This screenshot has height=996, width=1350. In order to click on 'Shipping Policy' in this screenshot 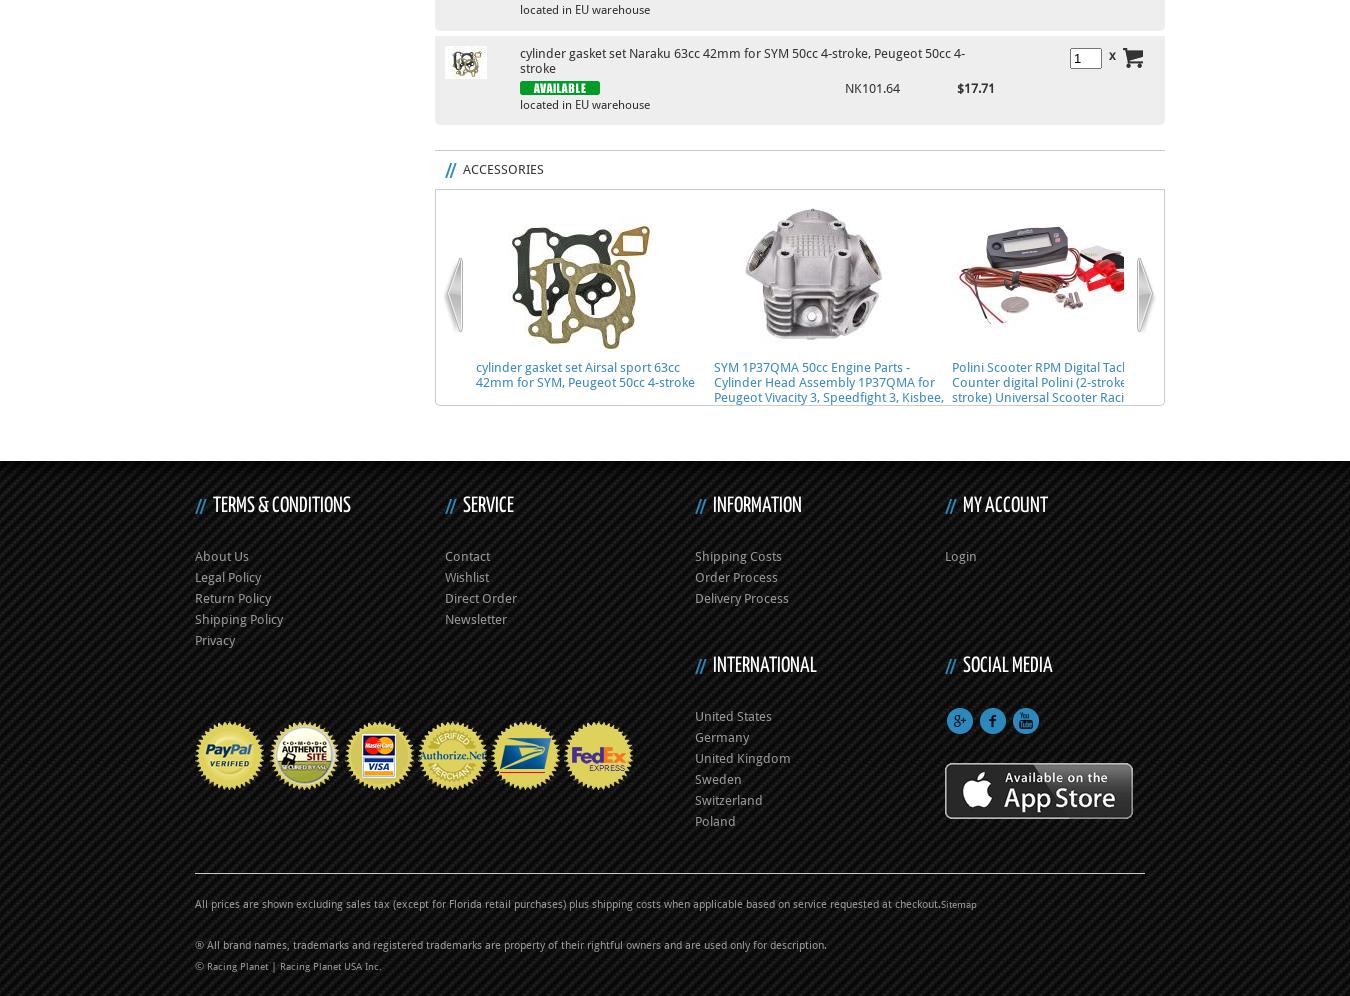, I will do `click(194, 619)`.